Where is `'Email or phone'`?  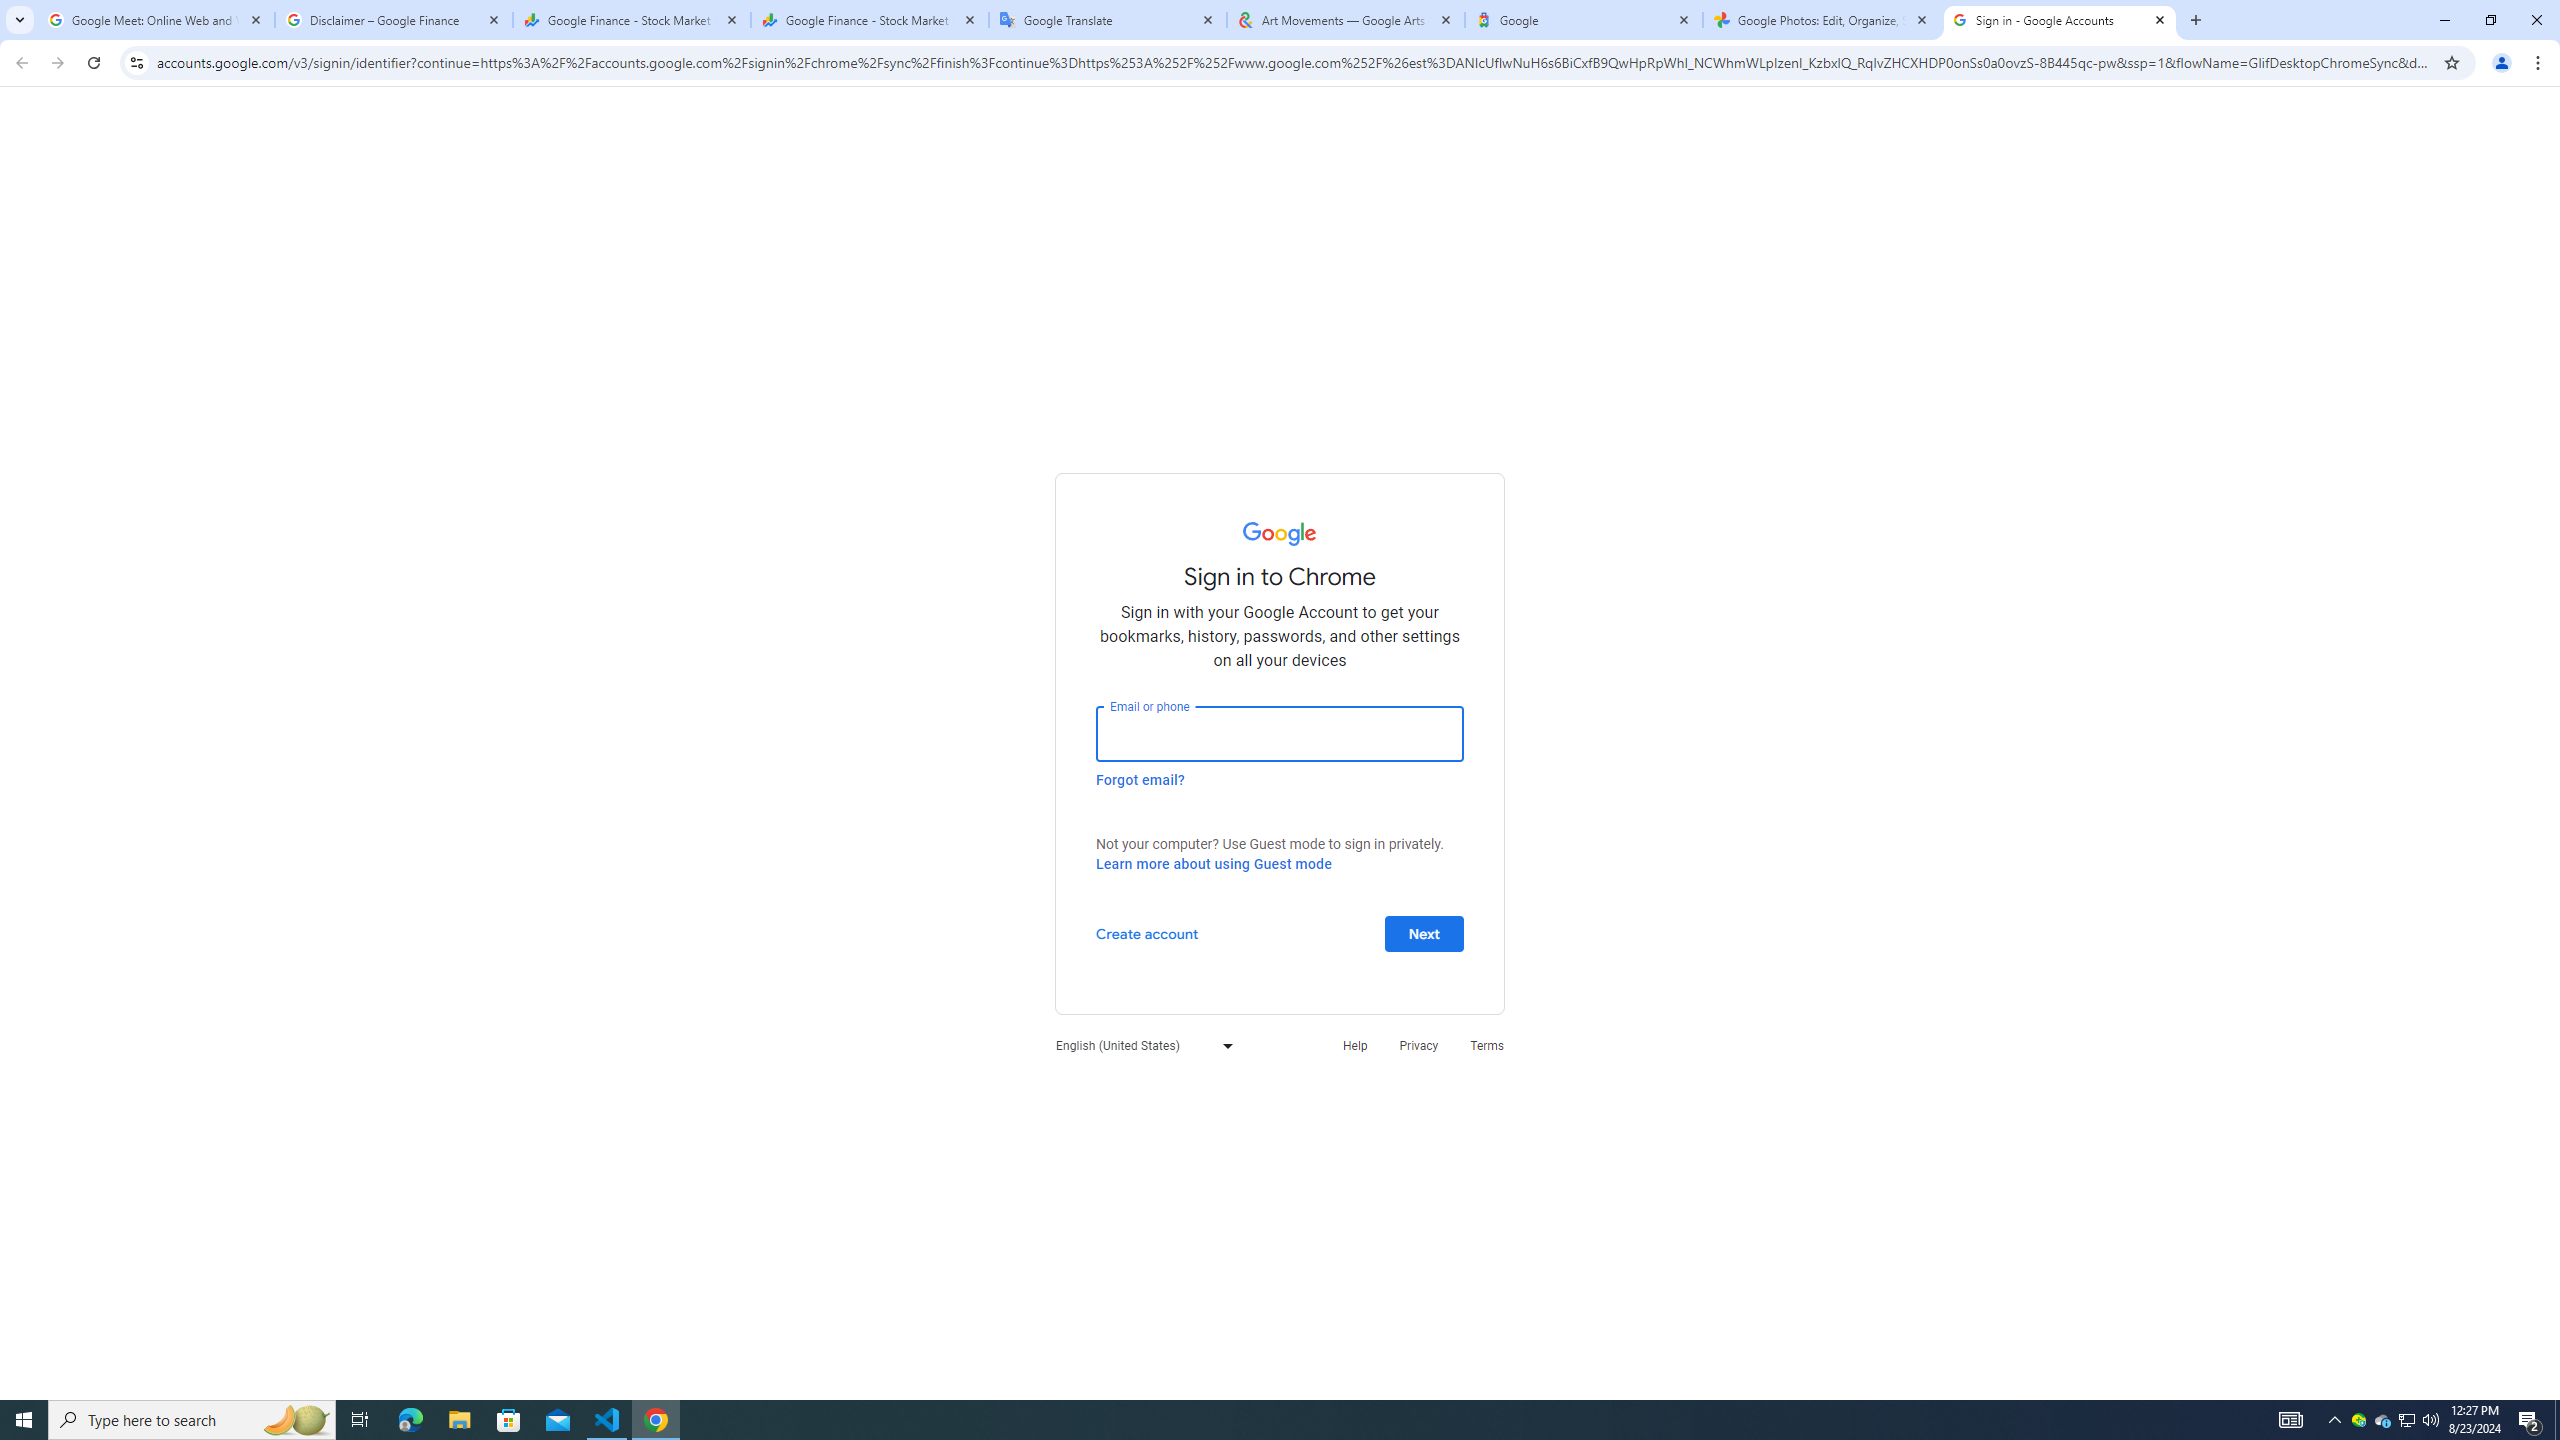 'Email or phone' is located at coordinates (1280, 732).